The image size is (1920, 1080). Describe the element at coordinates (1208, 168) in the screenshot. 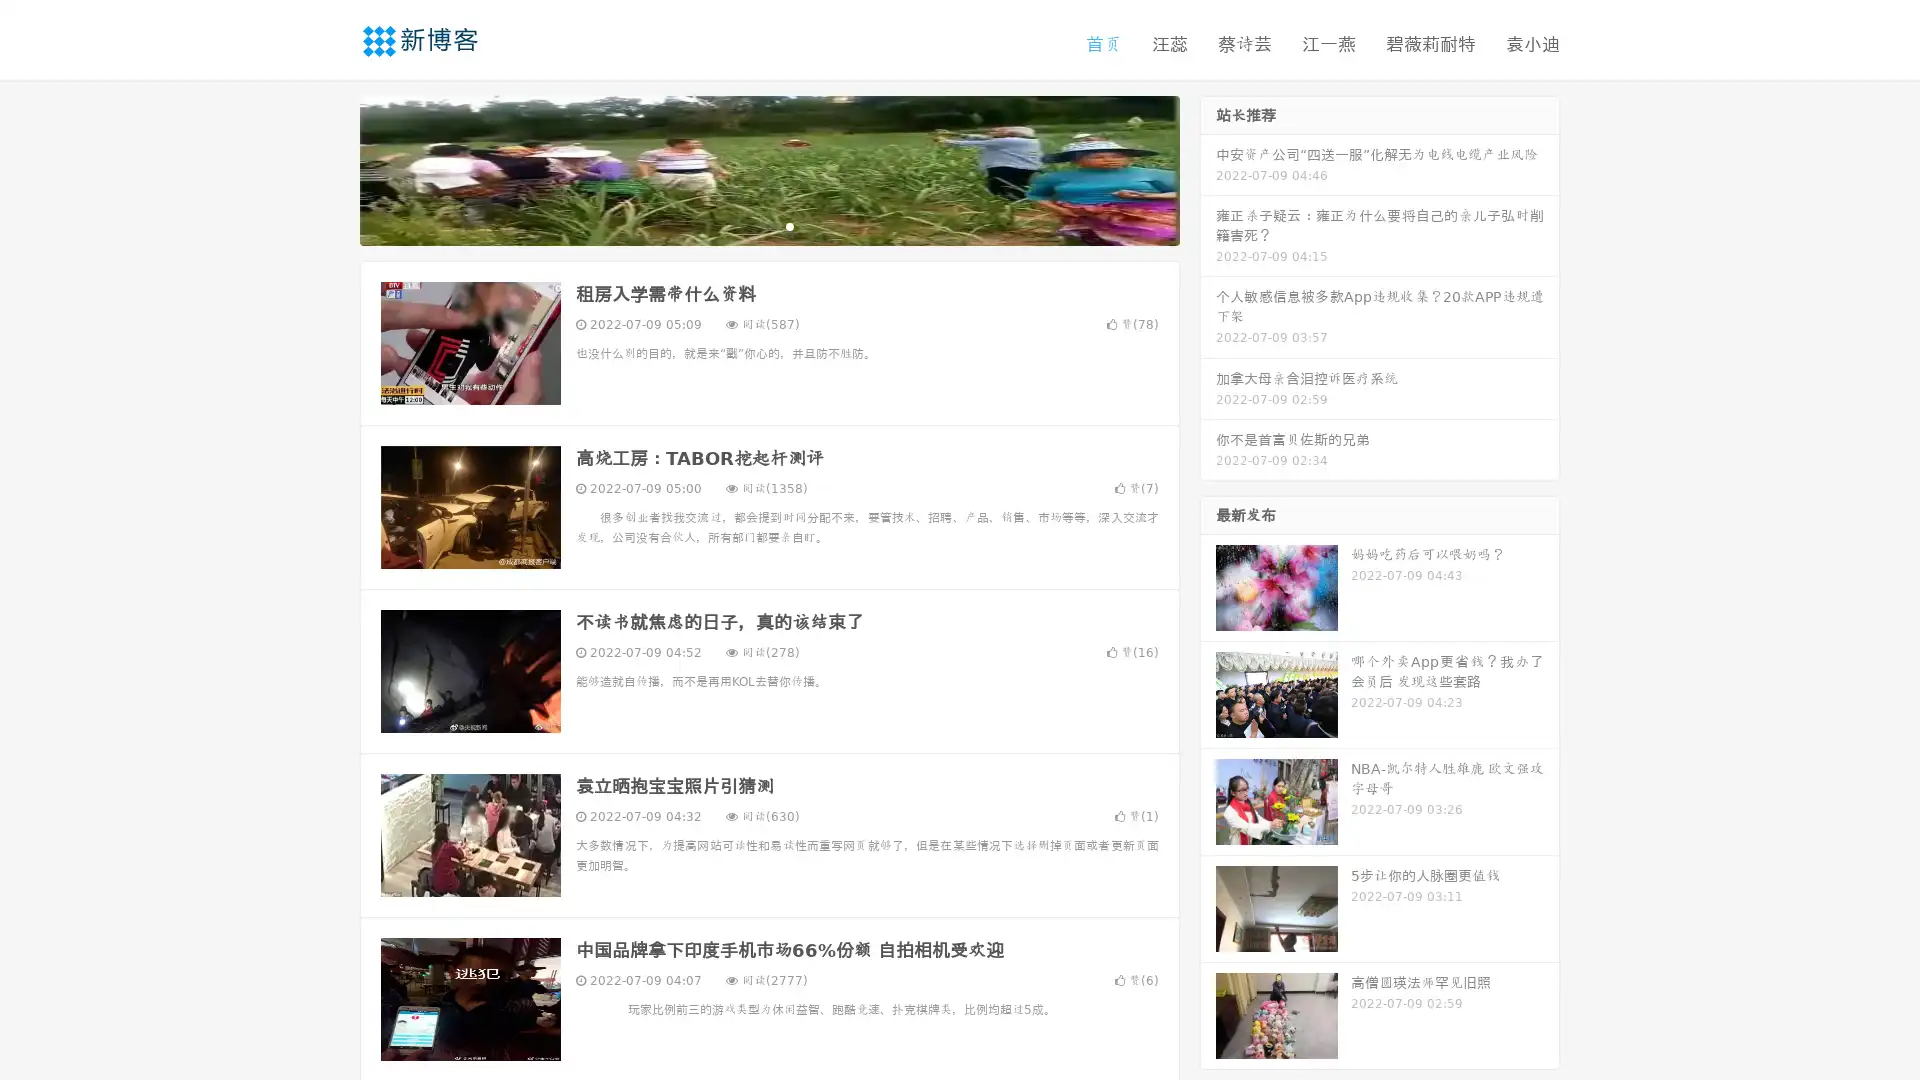

I see `Next slide` at that location.